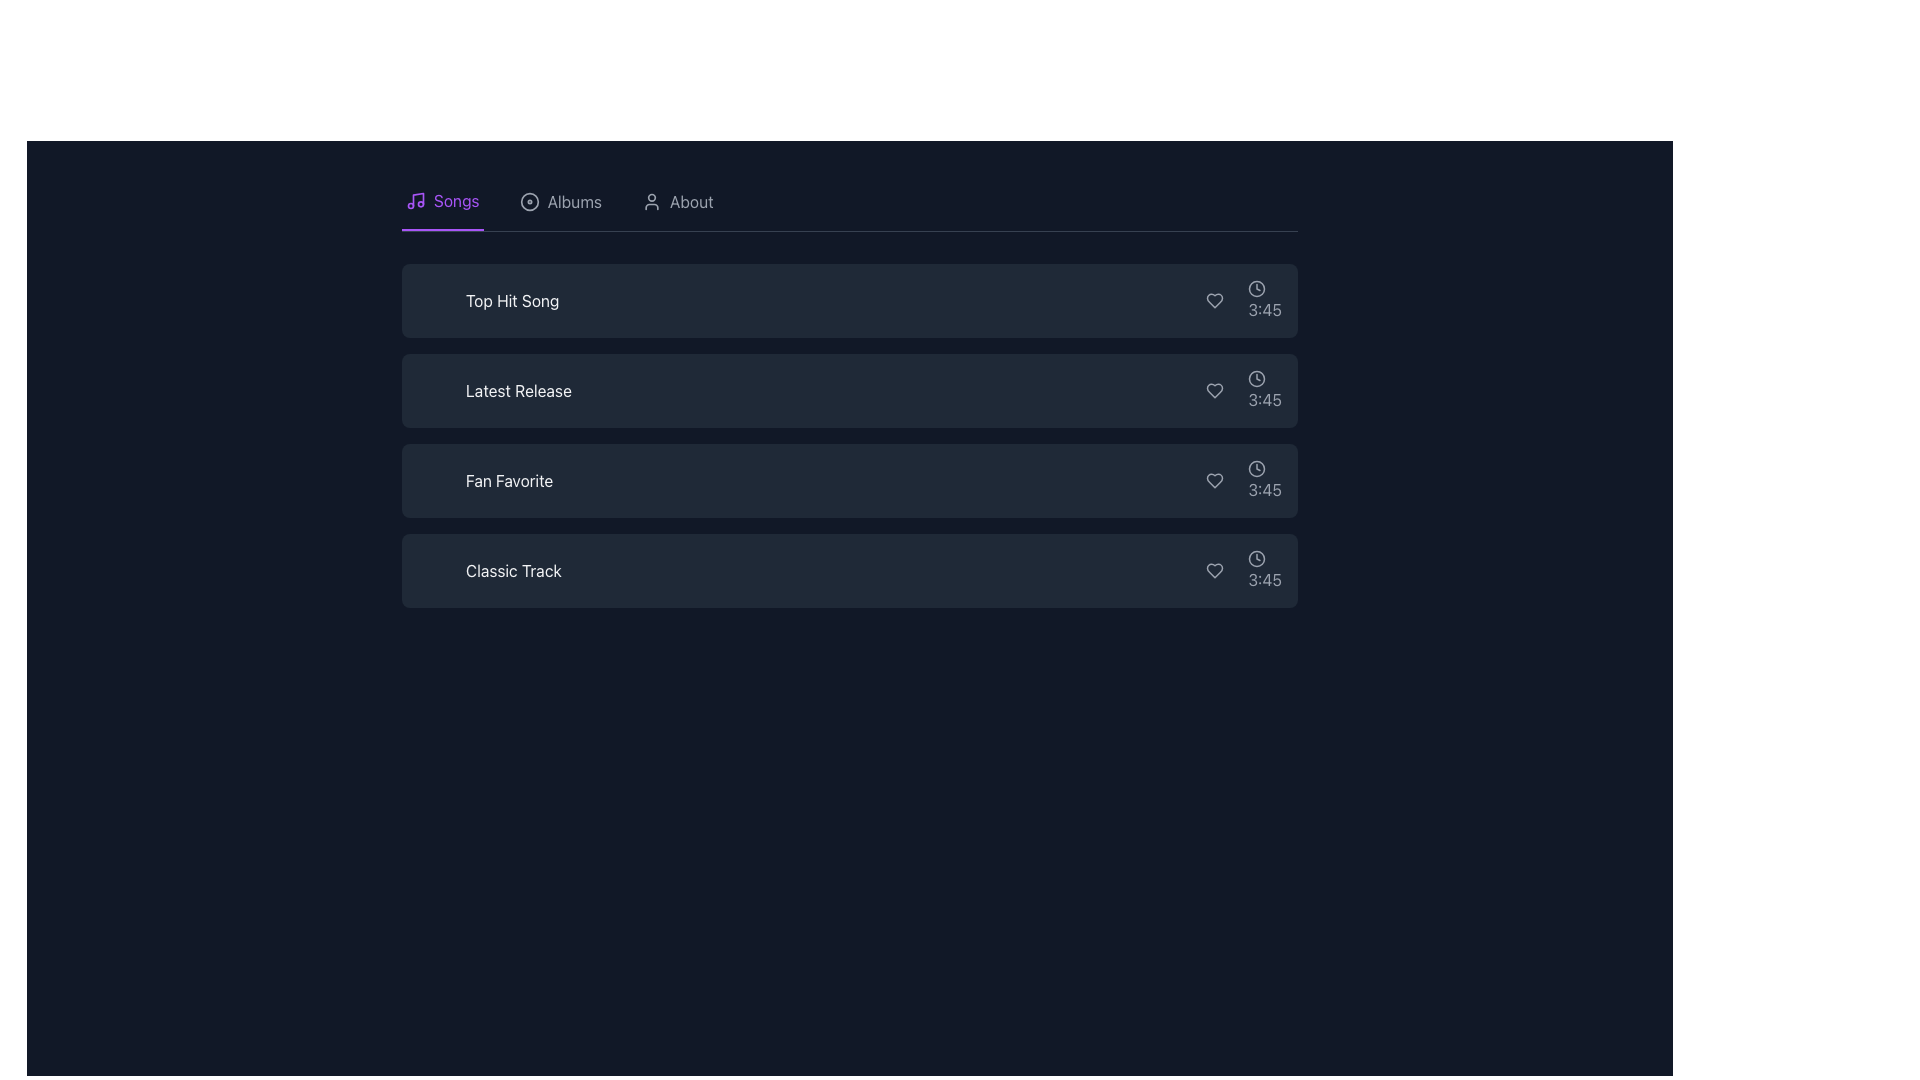 The width and height of the screenshot is (1920, 1080). Describe the element at coordinates (849, 570) in the screenshot. I see `the fourth card item in the song list` at that location.